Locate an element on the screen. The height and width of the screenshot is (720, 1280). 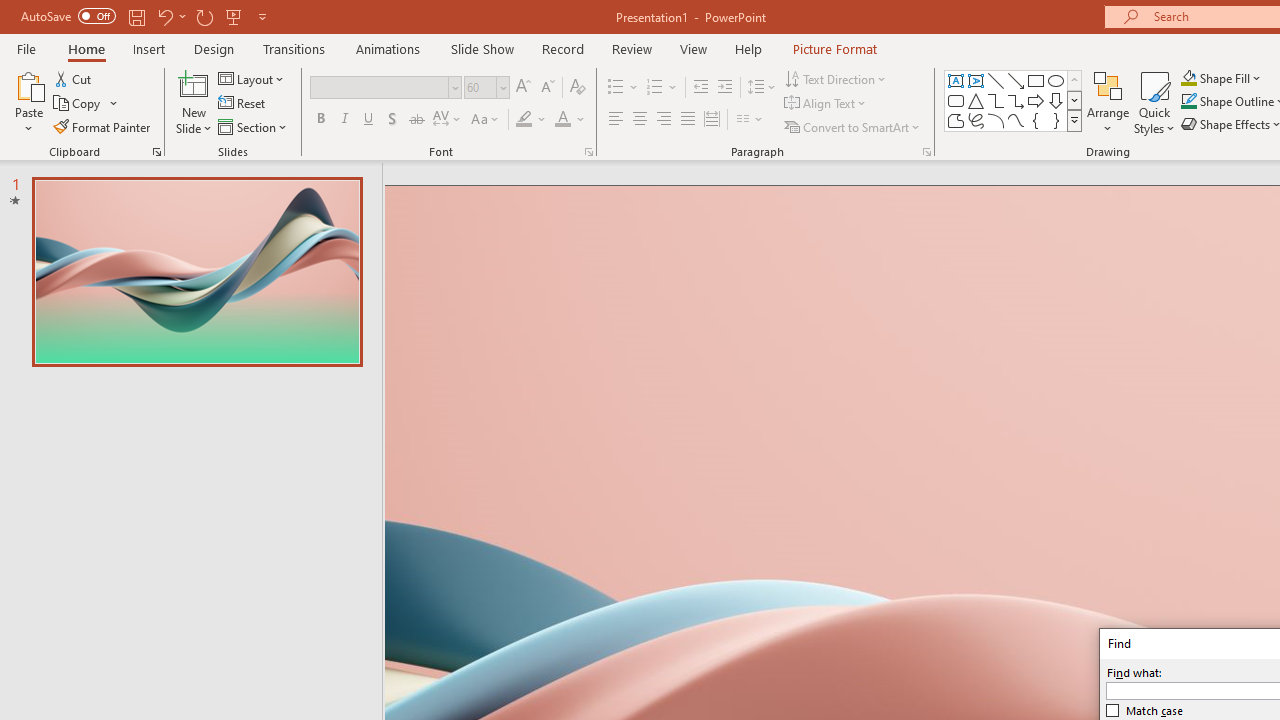
'Distributed' is located at coordinates (712, 119).